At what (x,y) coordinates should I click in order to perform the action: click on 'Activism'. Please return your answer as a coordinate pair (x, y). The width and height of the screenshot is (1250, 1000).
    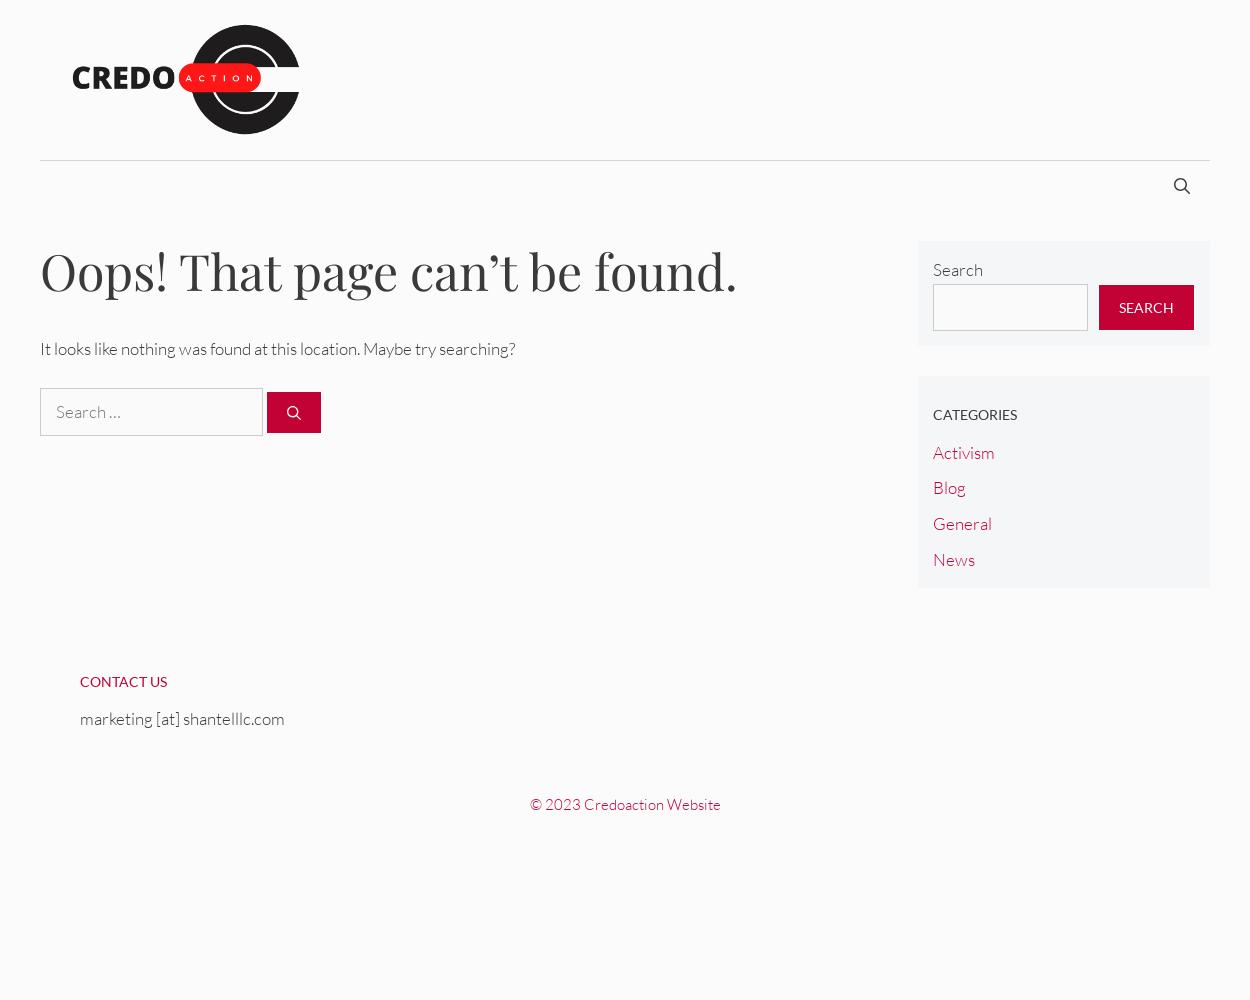
    Looking at the image, I should click on (932, 450).